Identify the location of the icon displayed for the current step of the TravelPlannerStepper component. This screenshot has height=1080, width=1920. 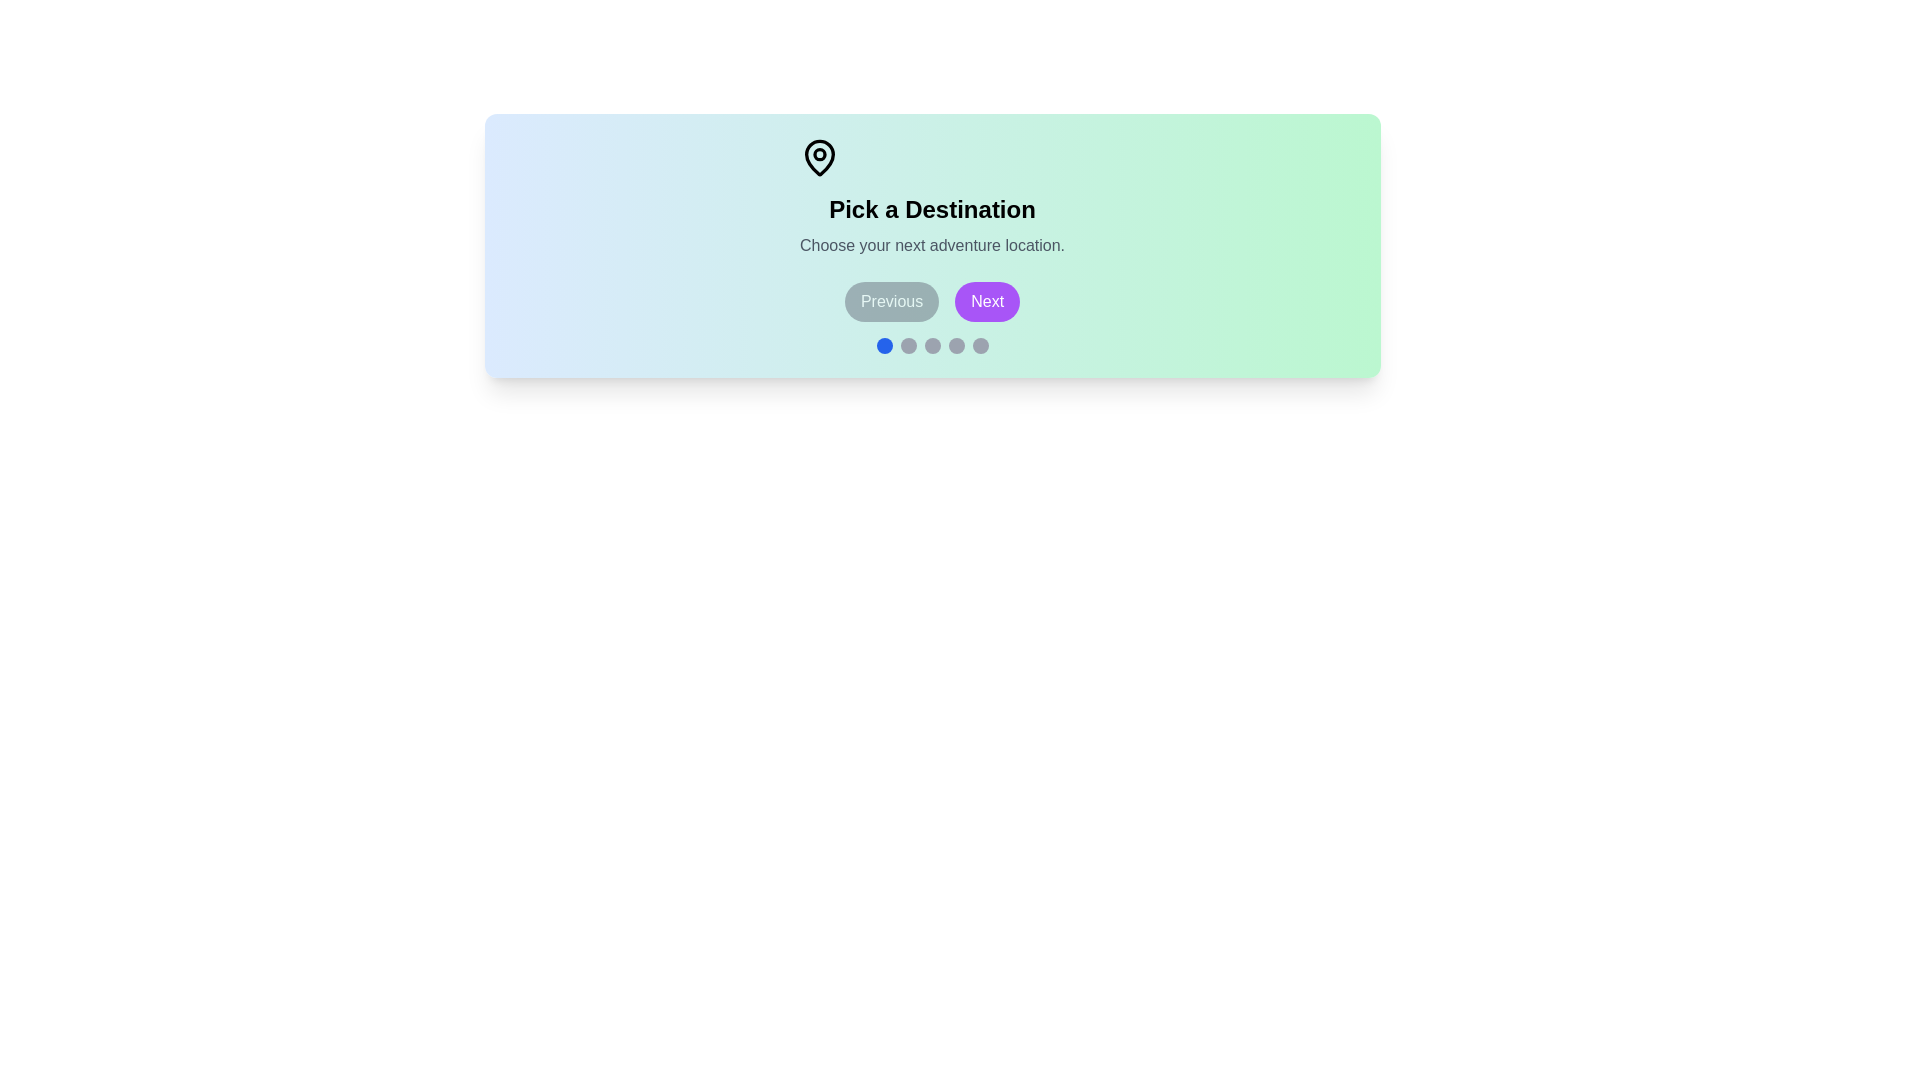
(820, 157).